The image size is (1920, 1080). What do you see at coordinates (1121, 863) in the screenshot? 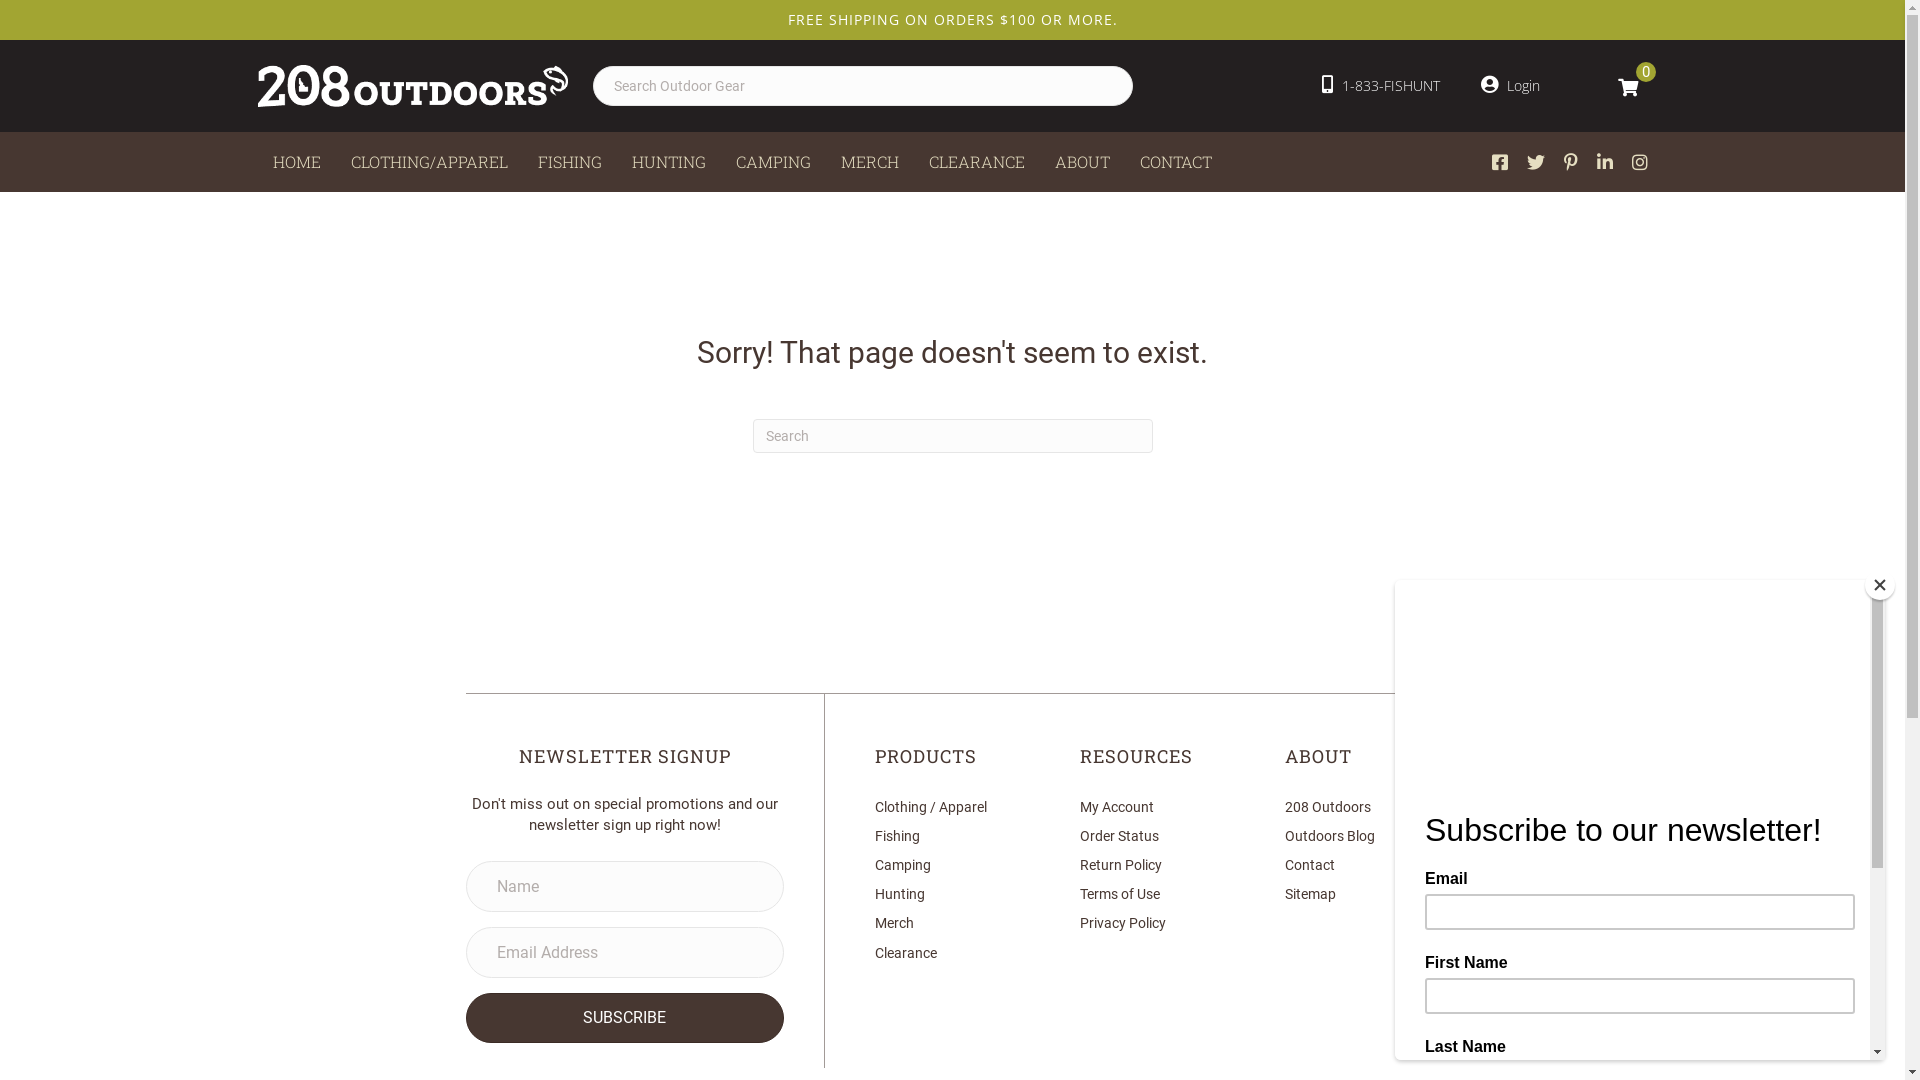
I see `'Return Policy'` at bounding box center [1121, 863].